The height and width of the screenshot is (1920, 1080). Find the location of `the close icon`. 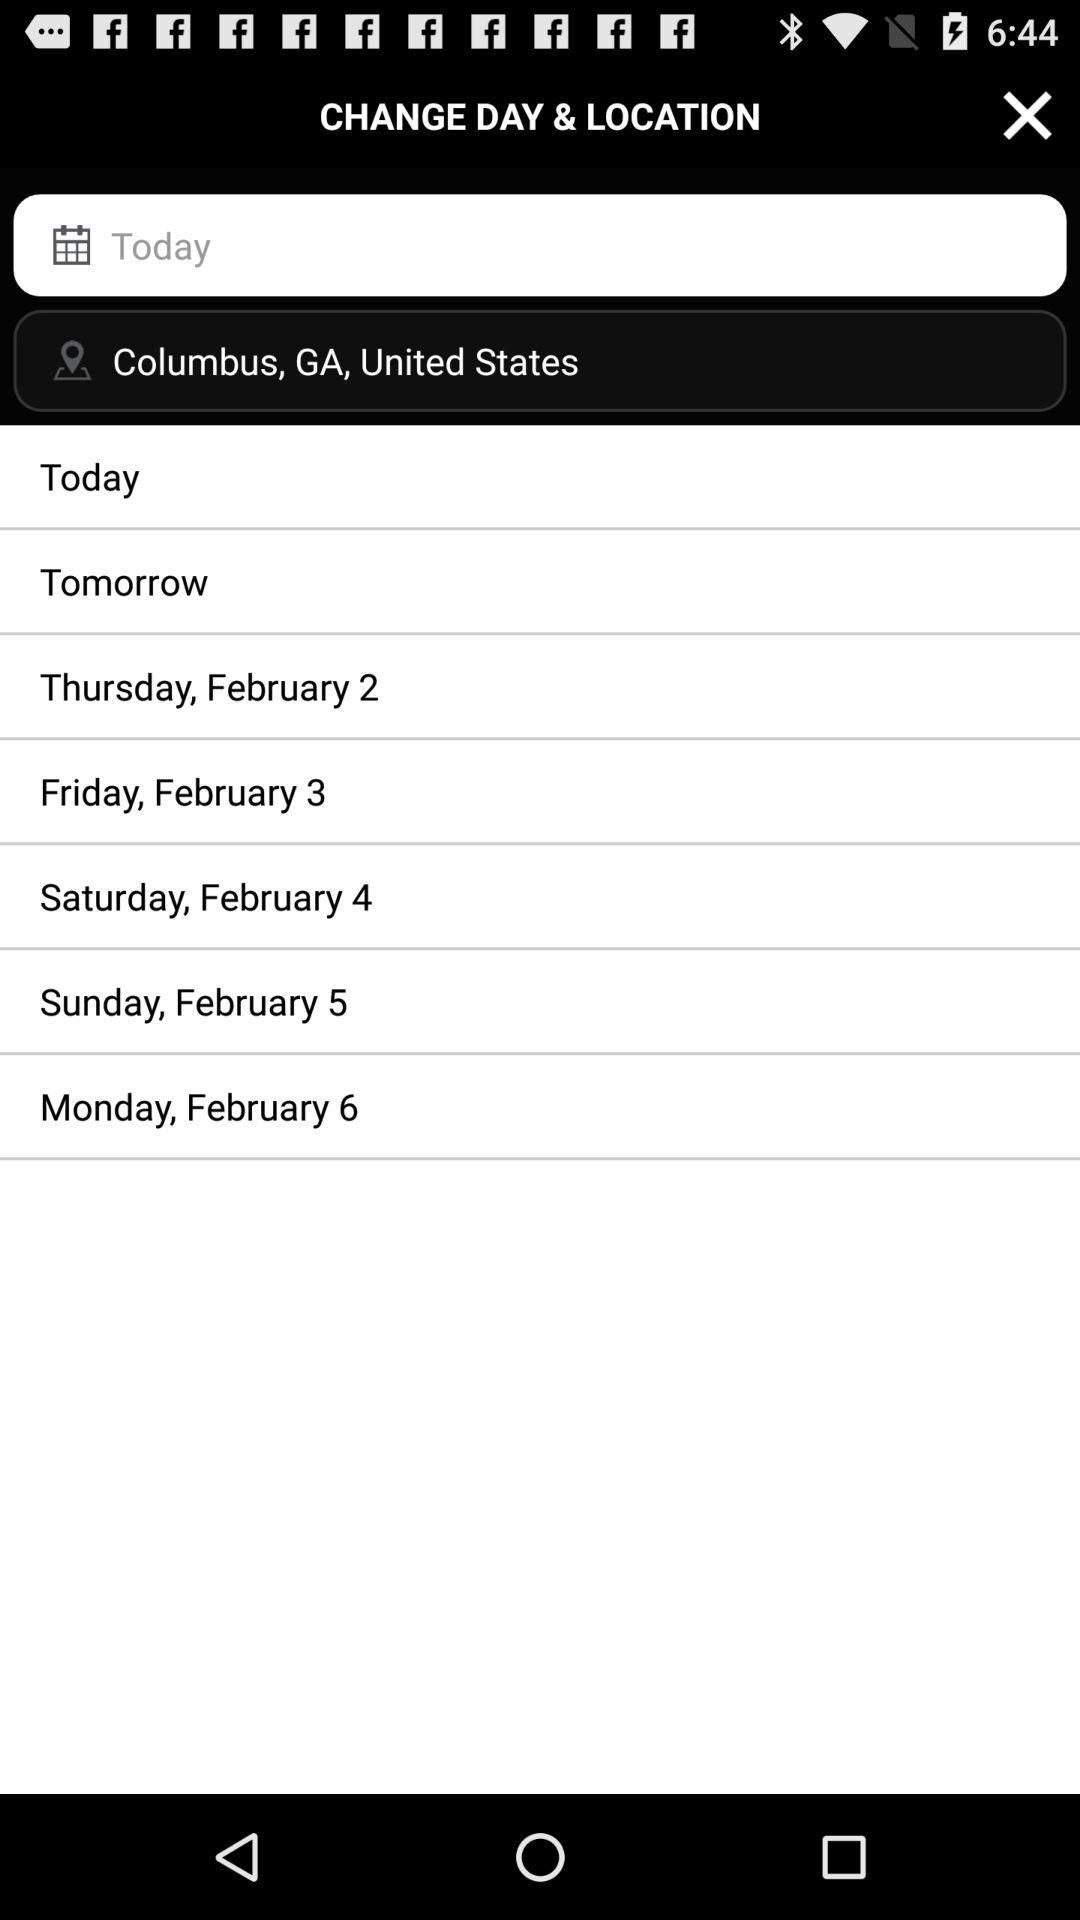

the close icon is located at coordinates (1027, 122).